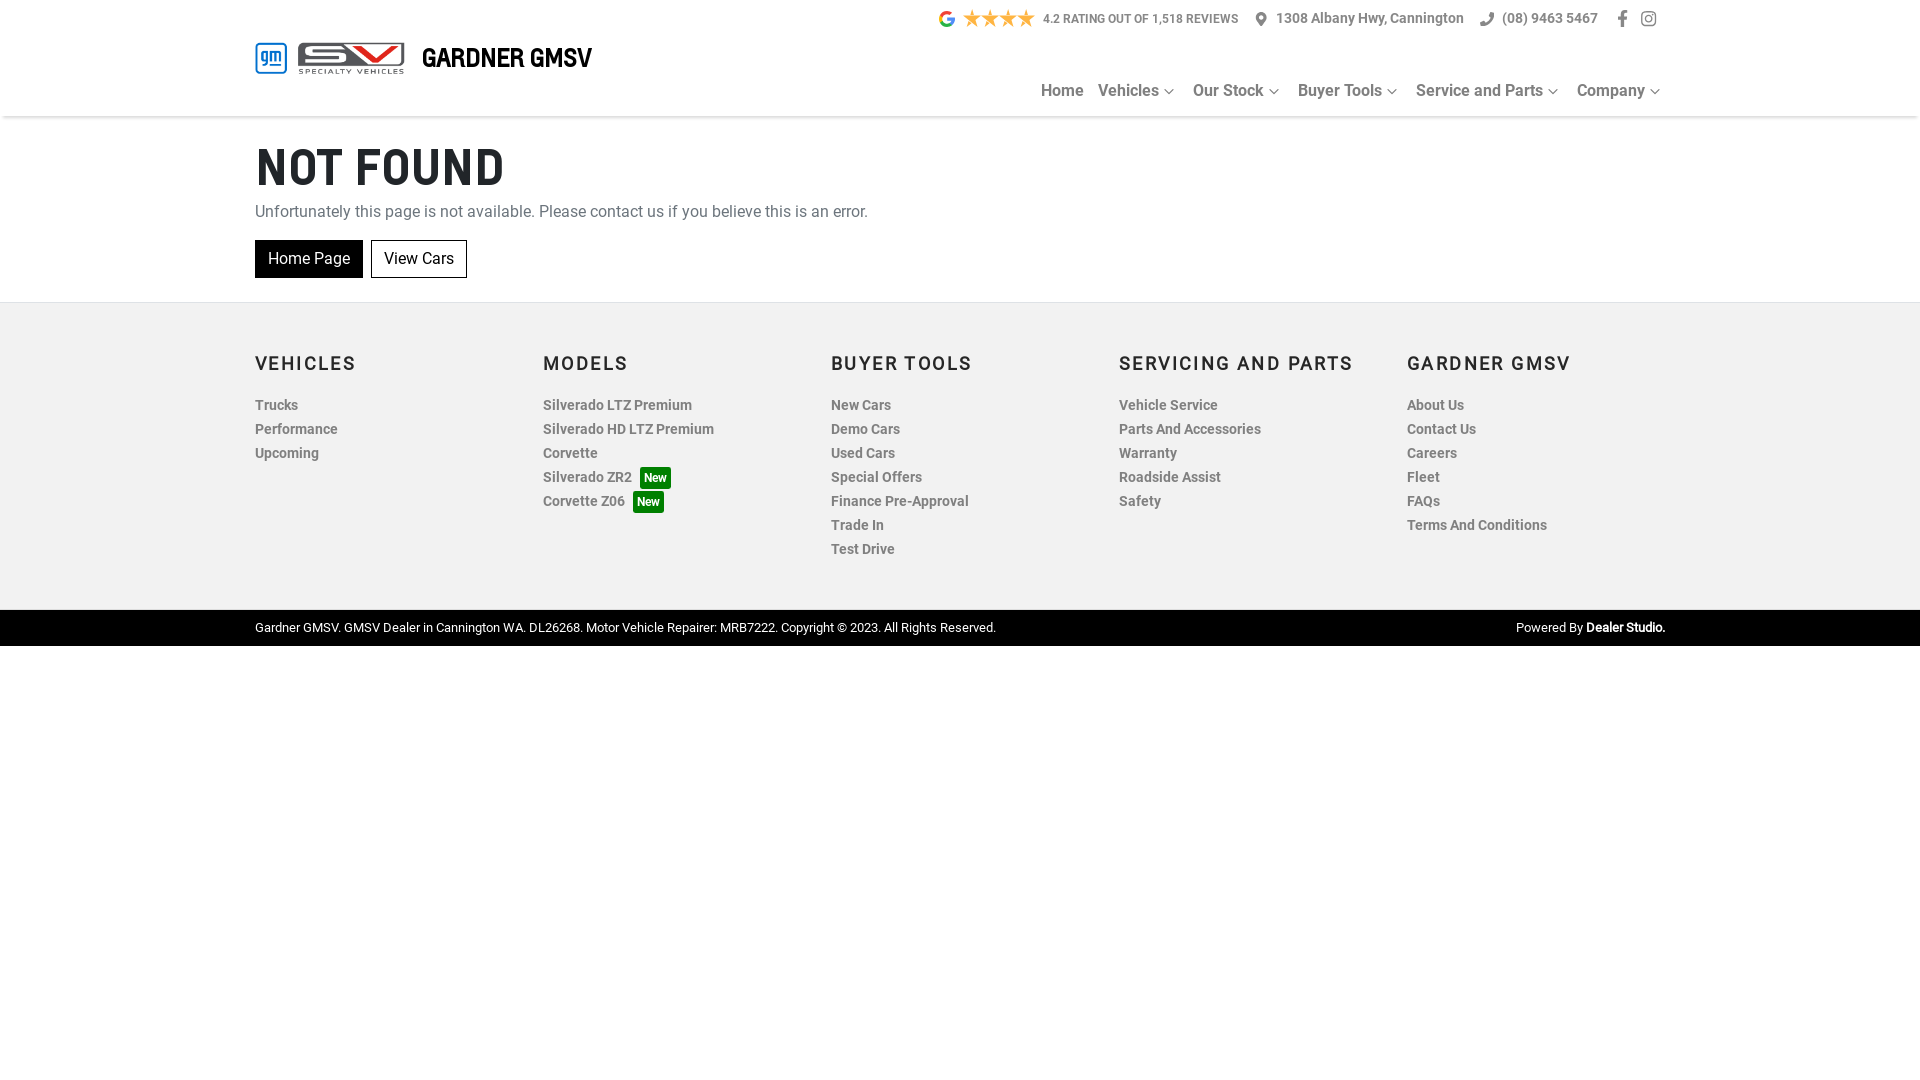 Image resolution: width=1920 pixels, height=1080 pixels. Describe the element at coordinates (605, 477) in the screenshot. I see `'Silverado ZR2'` at that location.